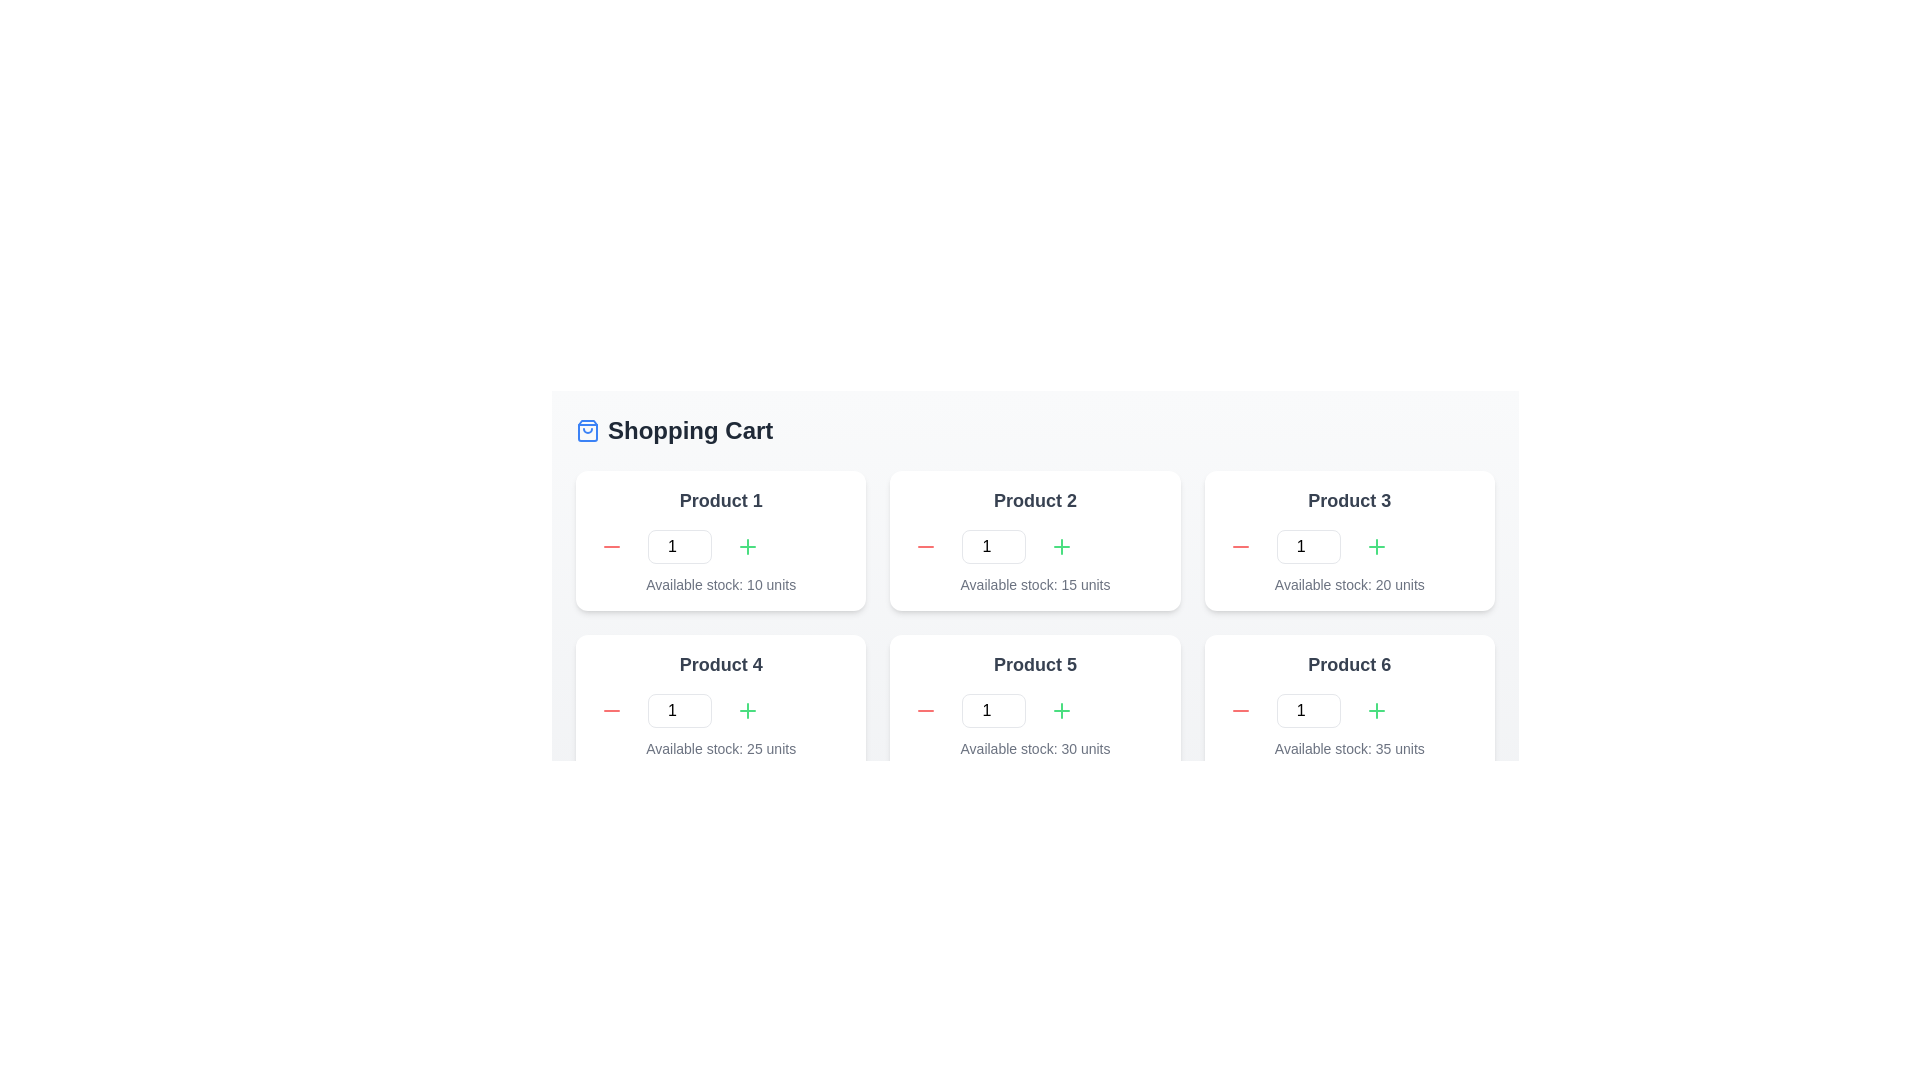 The image size is (1920, 1080). Describe the element at coordinates (610, 547) in the screenshot. I see `the minimalistic minus sign icon button in the 'Product 1' section of the shopping cart interface` at that location.